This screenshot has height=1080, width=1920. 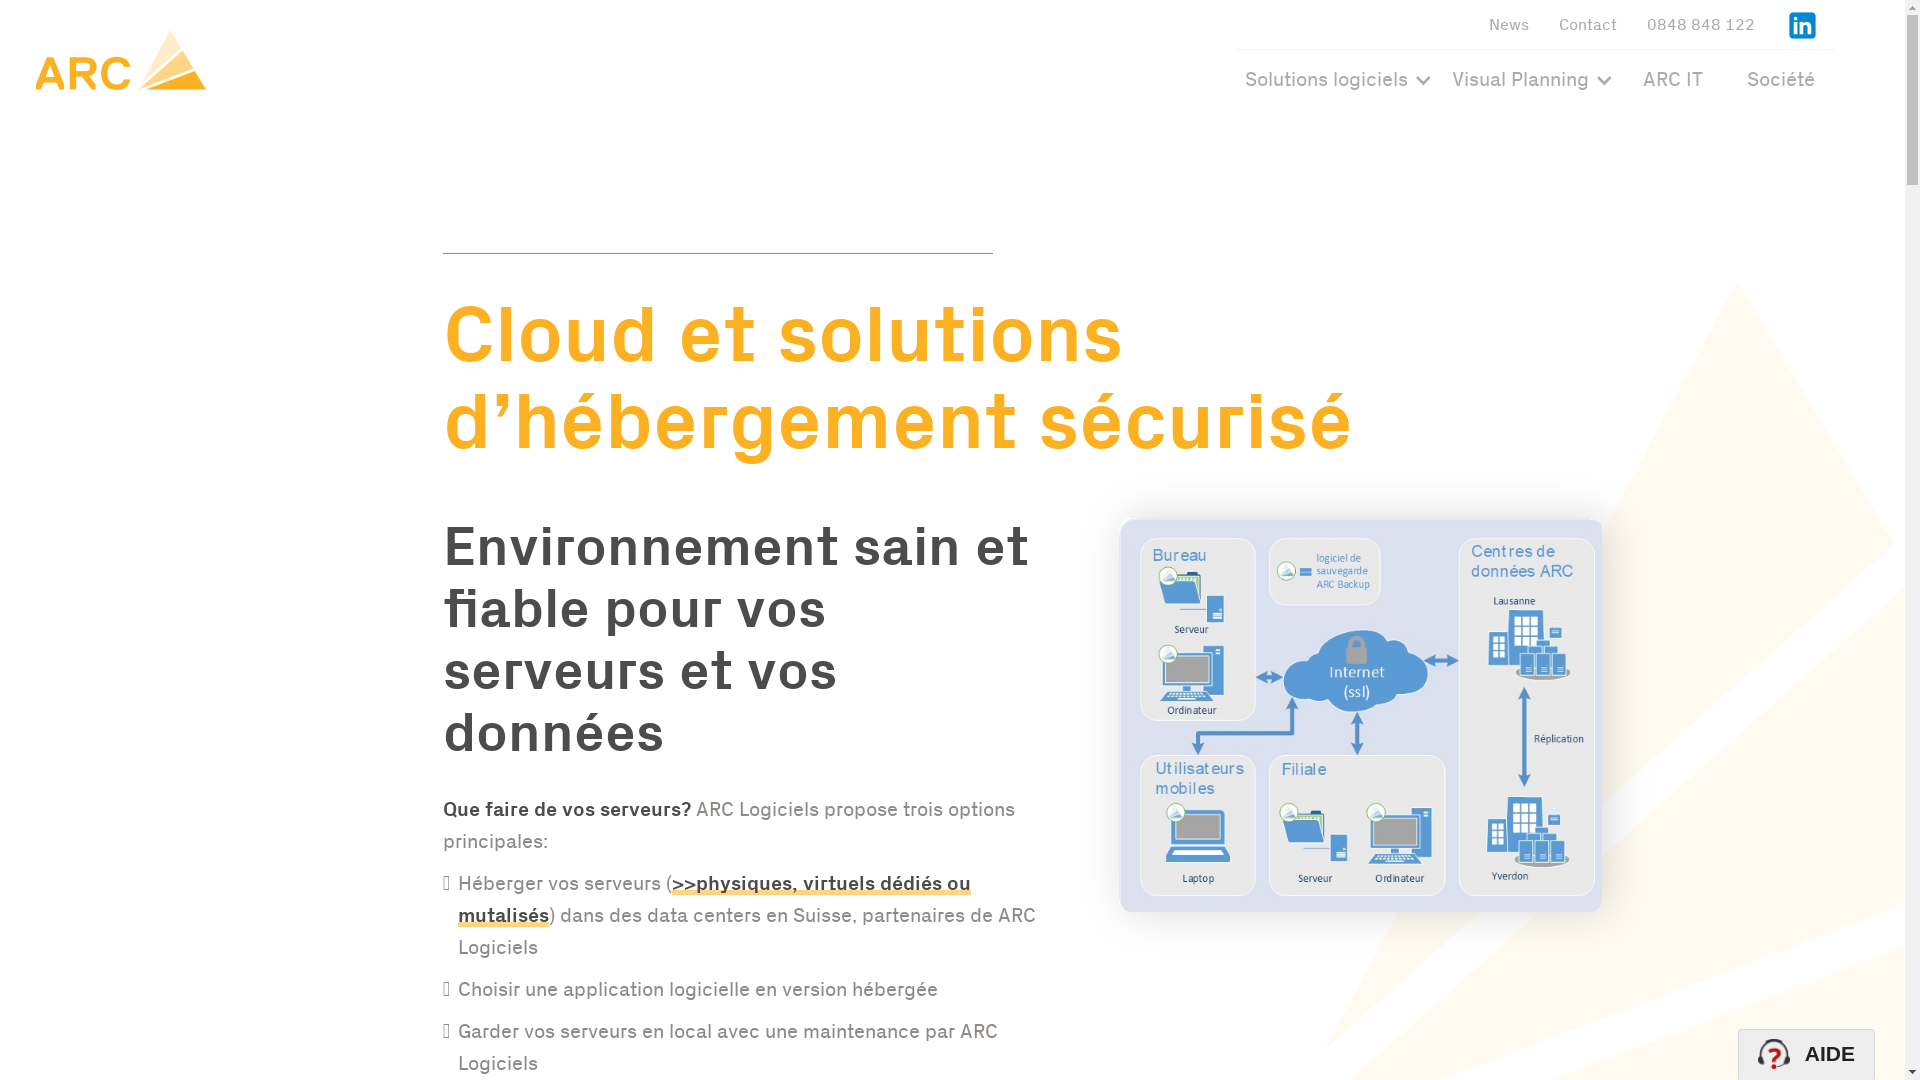 What do you see at coordinates (1520, 80) in the screenshot?
I see `'Visual Planning'` at bounding box center [1520, 80].